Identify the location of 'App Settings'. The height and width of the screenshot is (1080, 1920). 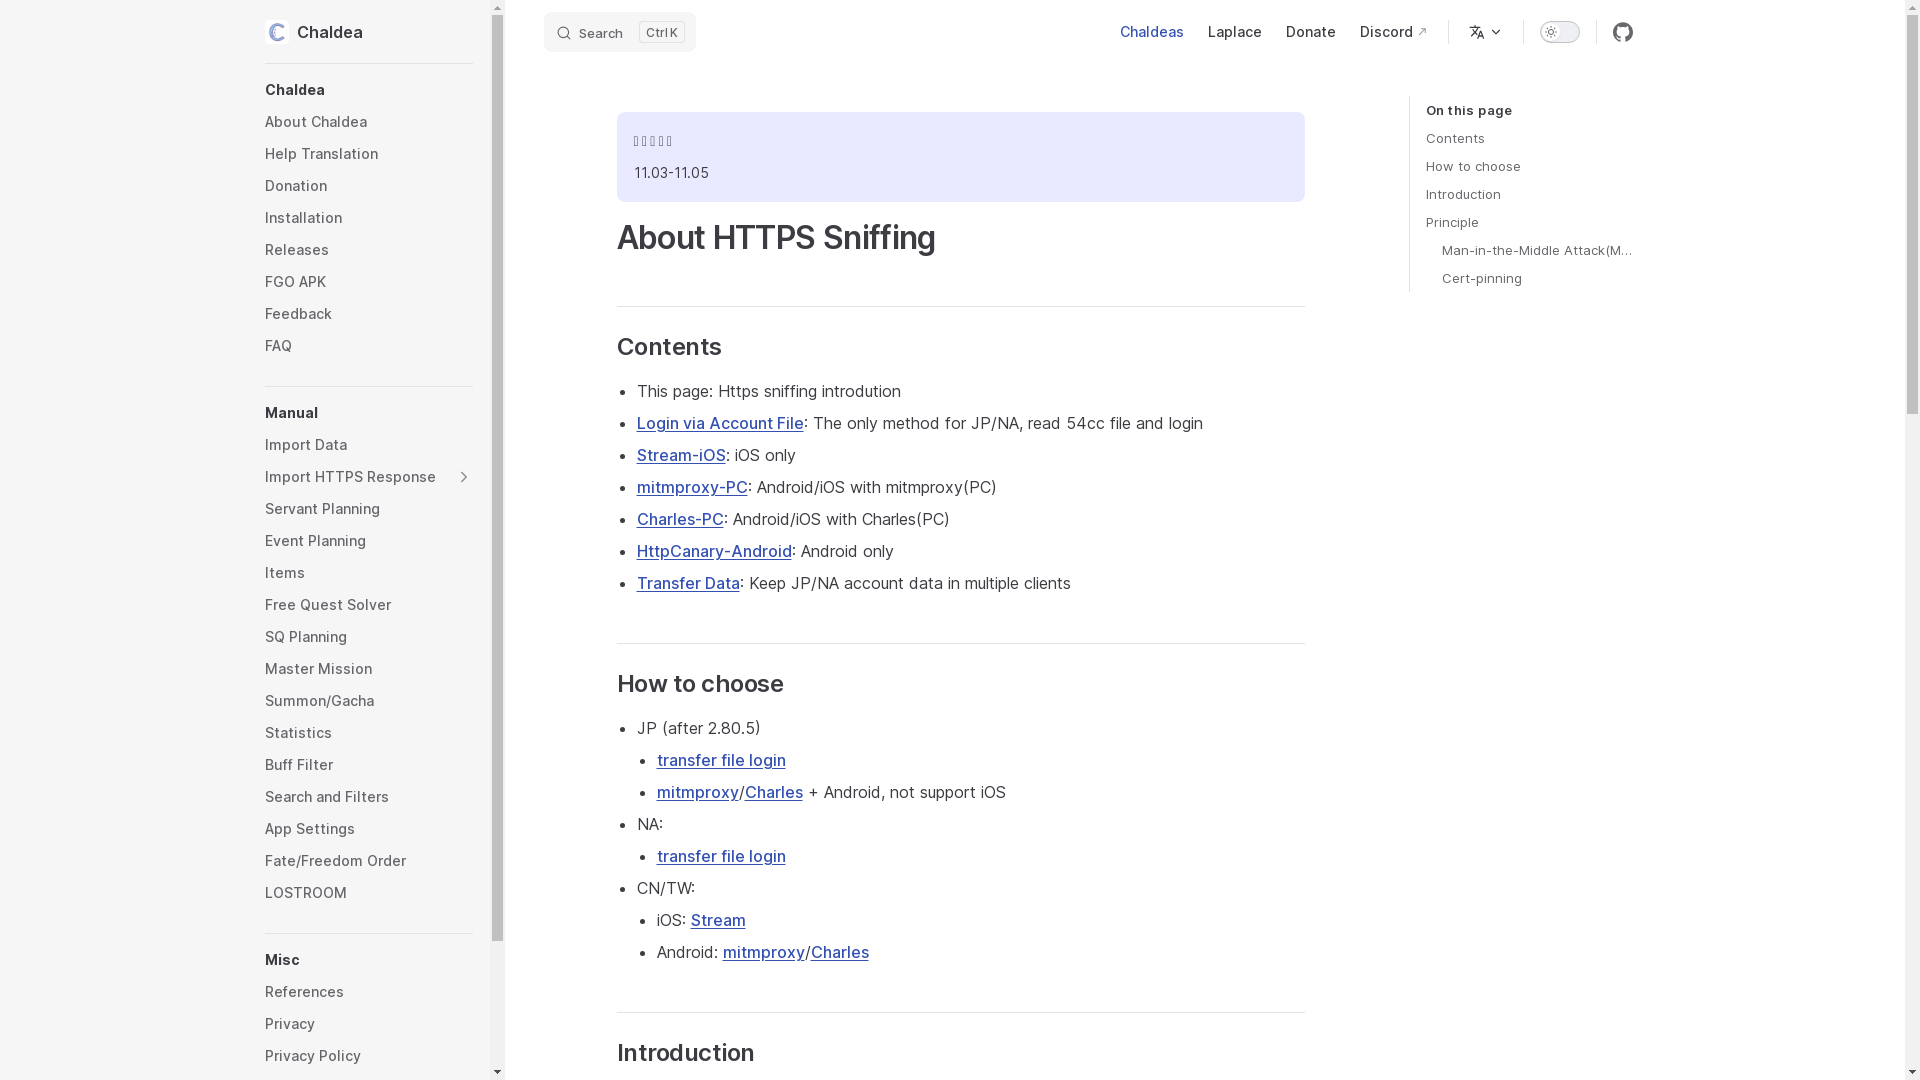
(263, 829).